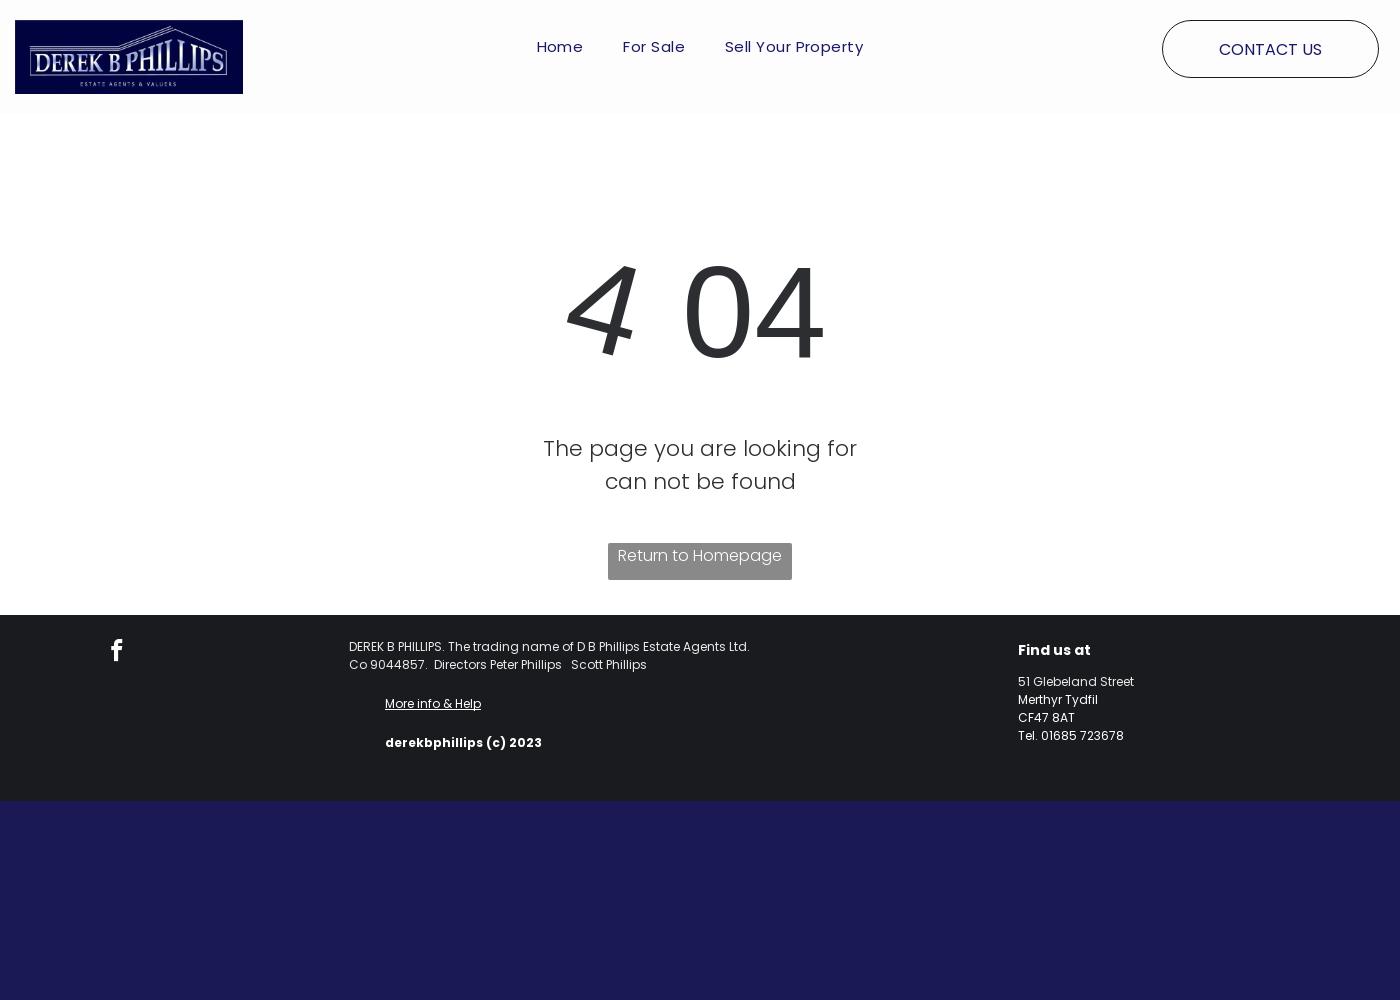 The height and width of the screenshot is (1000, 1400). Describe the element at coordinates (497, 664) in the screenshot. I see `'Co 9044857.  Directors Peter Phillips   Scott Phillips'` at that location.